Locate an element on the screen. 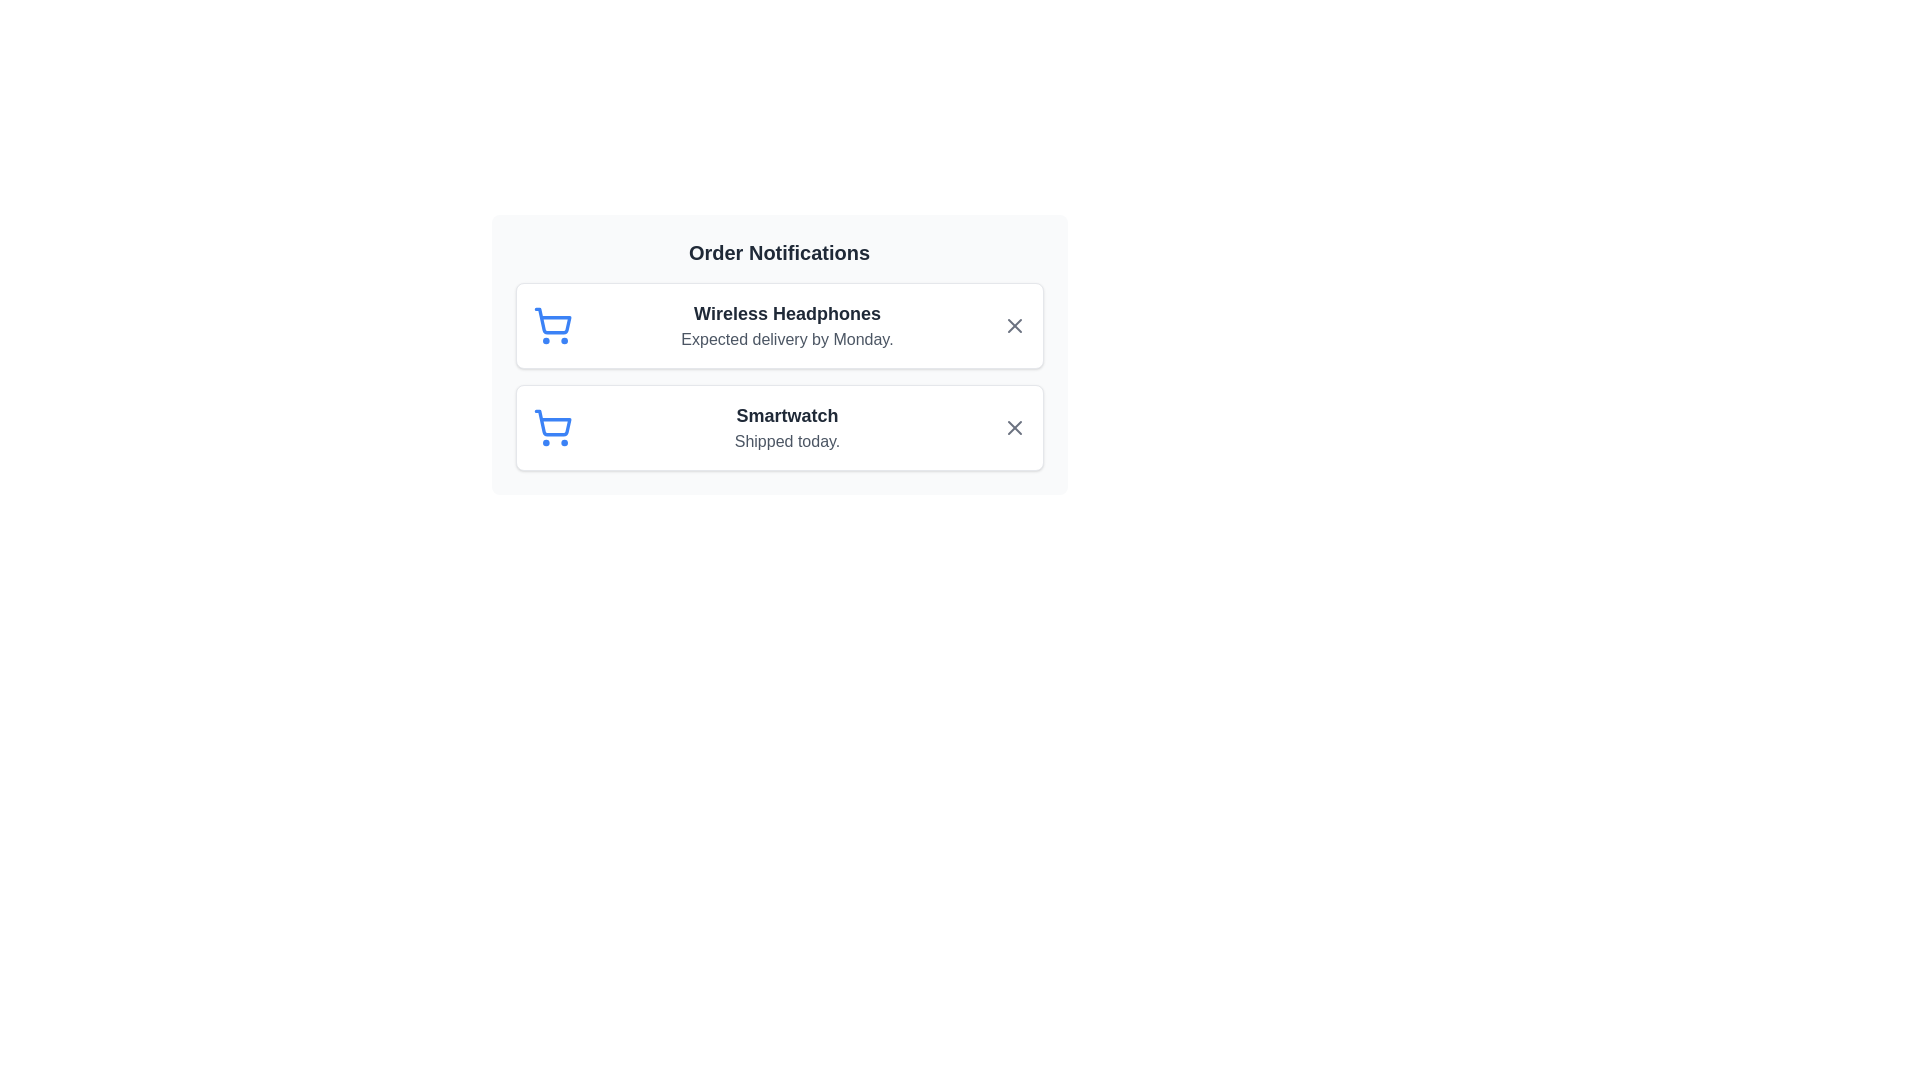 The height and width of the screenshot is (1080, 1920). the order item to highlight its details is located at coordinates (778, 325).